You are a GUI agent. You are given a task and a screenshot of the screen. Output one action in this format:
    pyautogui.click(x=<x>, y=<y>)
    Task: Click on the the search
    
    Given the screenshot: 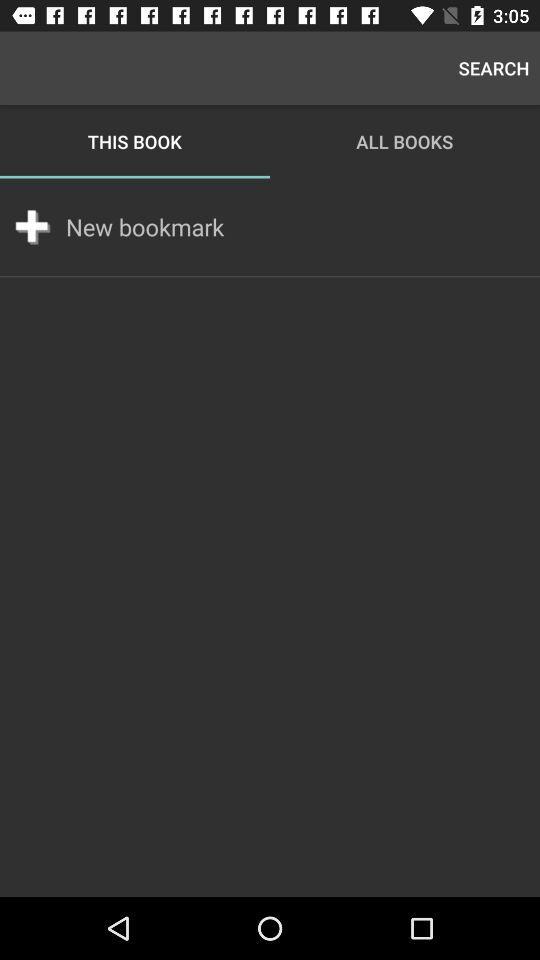 What is the action you would take?
    pyautogui.click(x=493, y=68)
    